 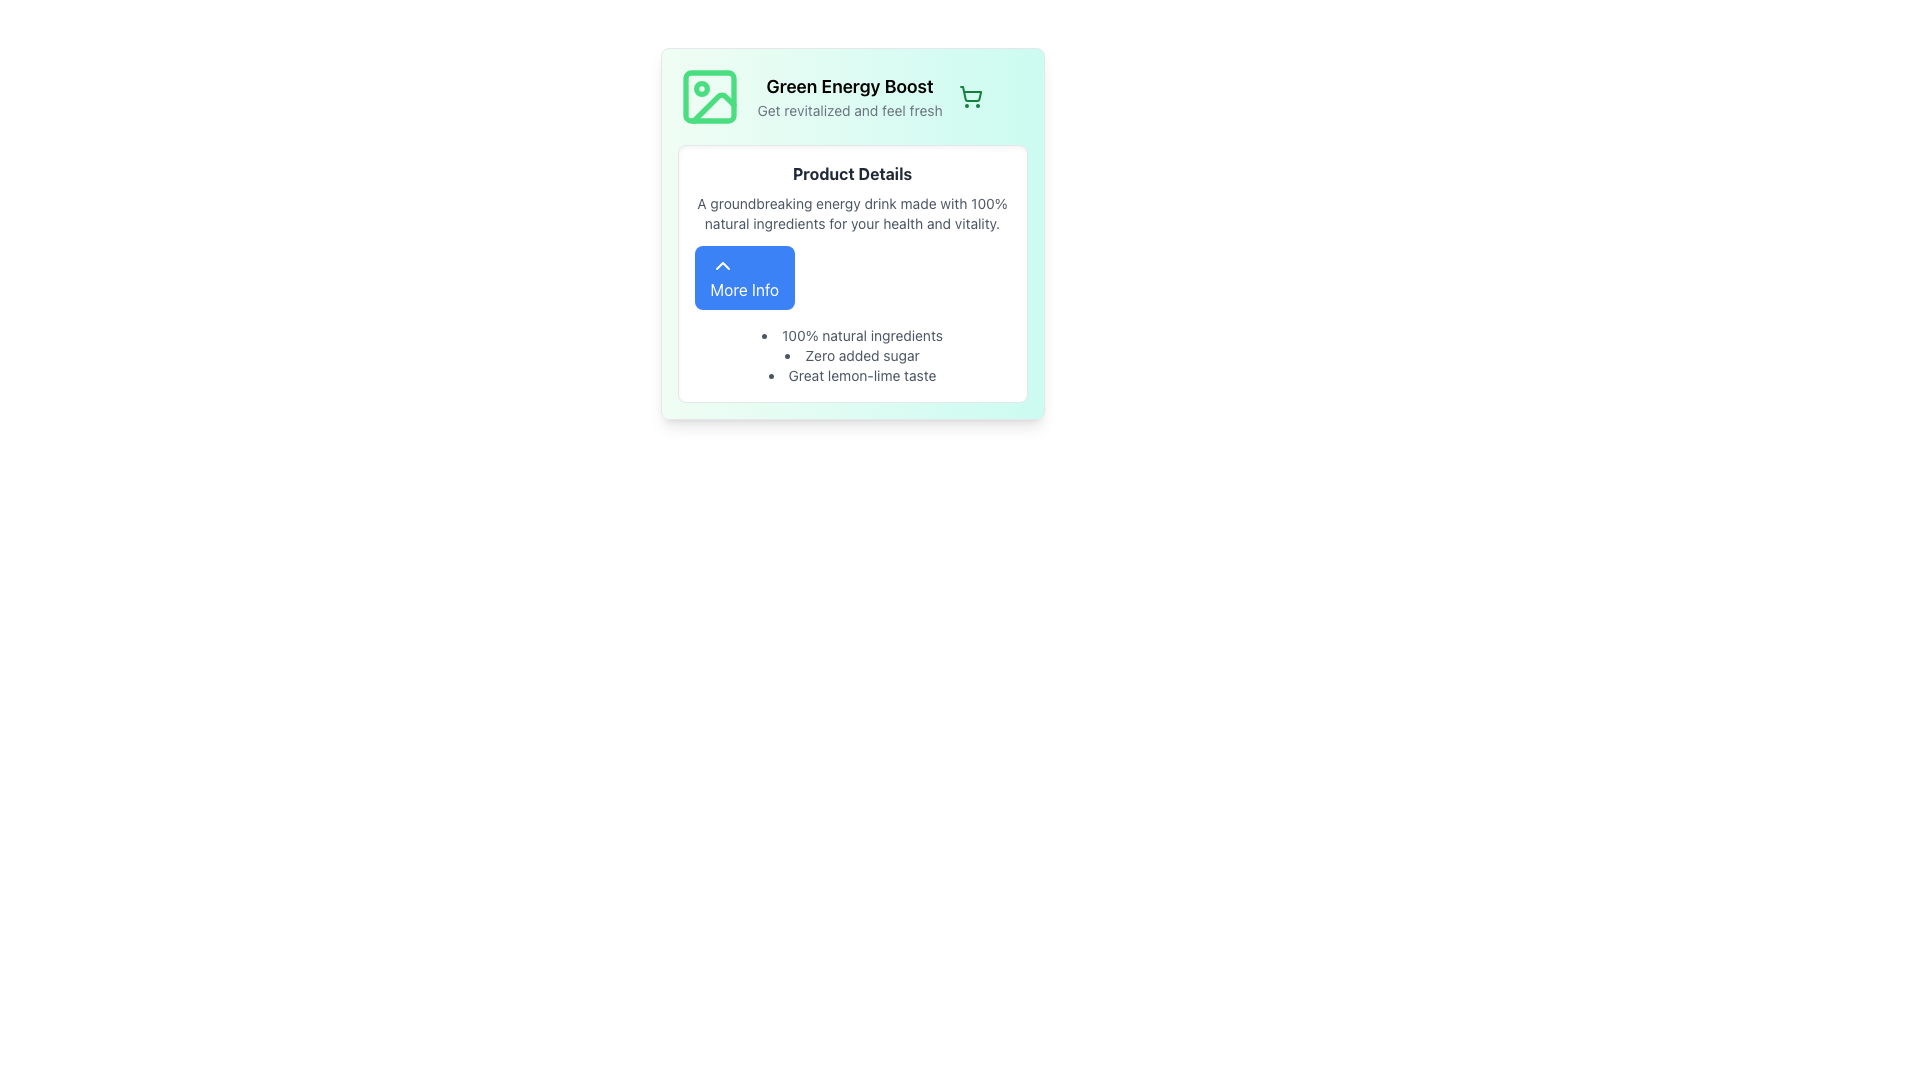 What do you see at coordinates (849, 86) in the screenshot?
I see `text 'Green Energy Boost' which is a bold and large font title located at the upper part of a card component` at bounding box center [849, 86].